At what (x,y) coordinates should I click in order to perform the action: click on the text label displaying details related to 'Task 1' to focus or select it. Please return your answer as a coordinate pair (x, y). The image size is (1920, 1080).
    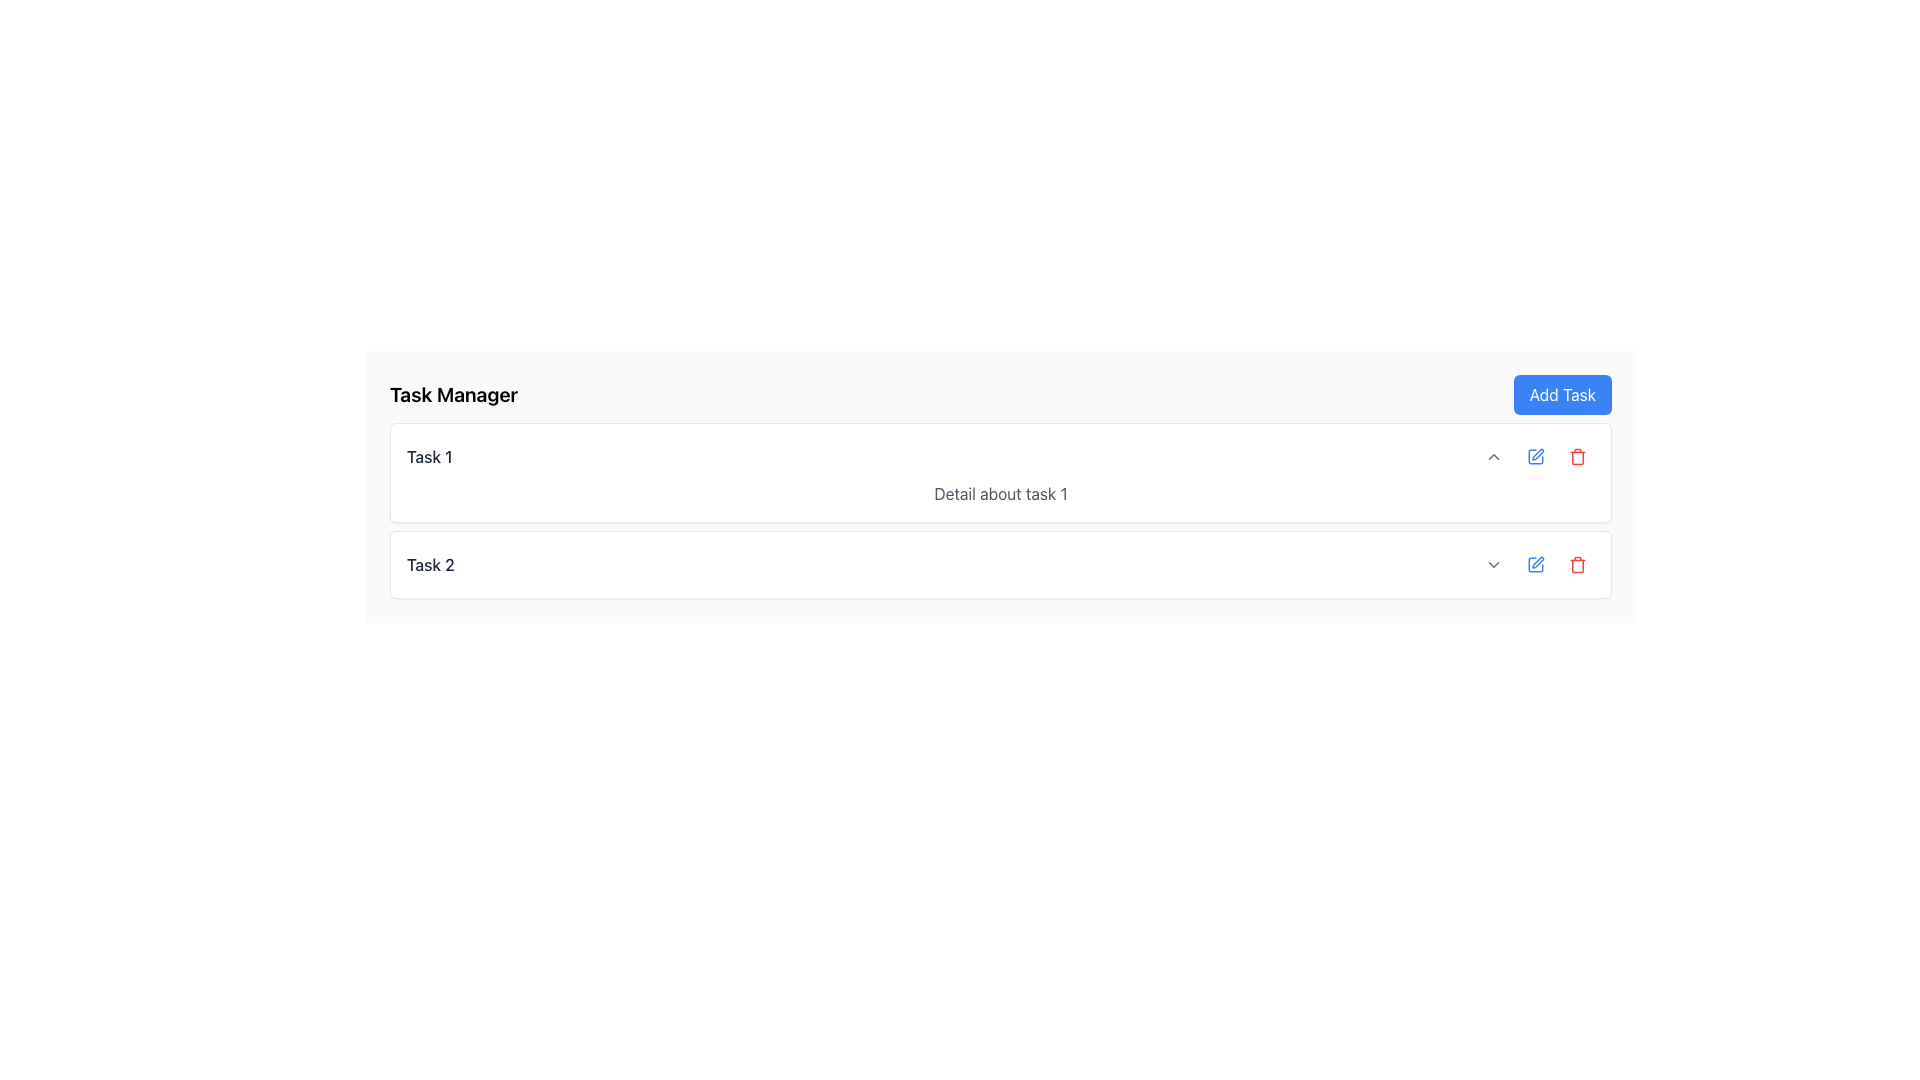
    Looking at the image, I should click on (1001, 493).